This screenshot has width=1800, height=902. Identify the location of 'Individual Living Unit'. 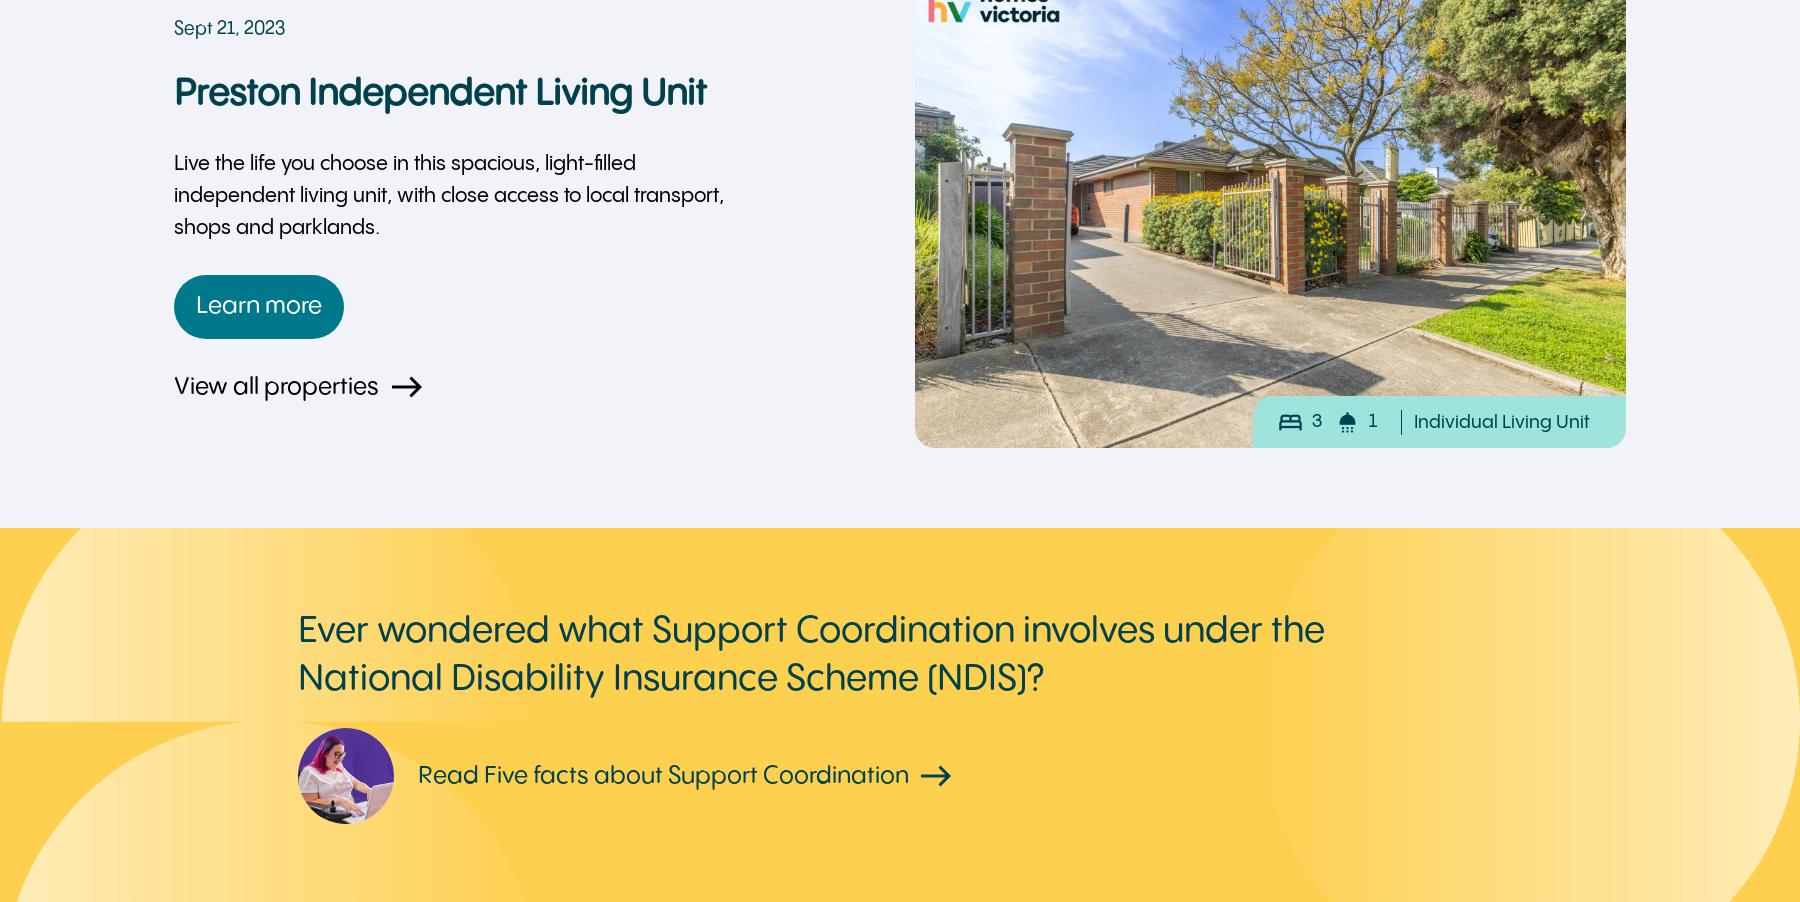
(1413, 421).